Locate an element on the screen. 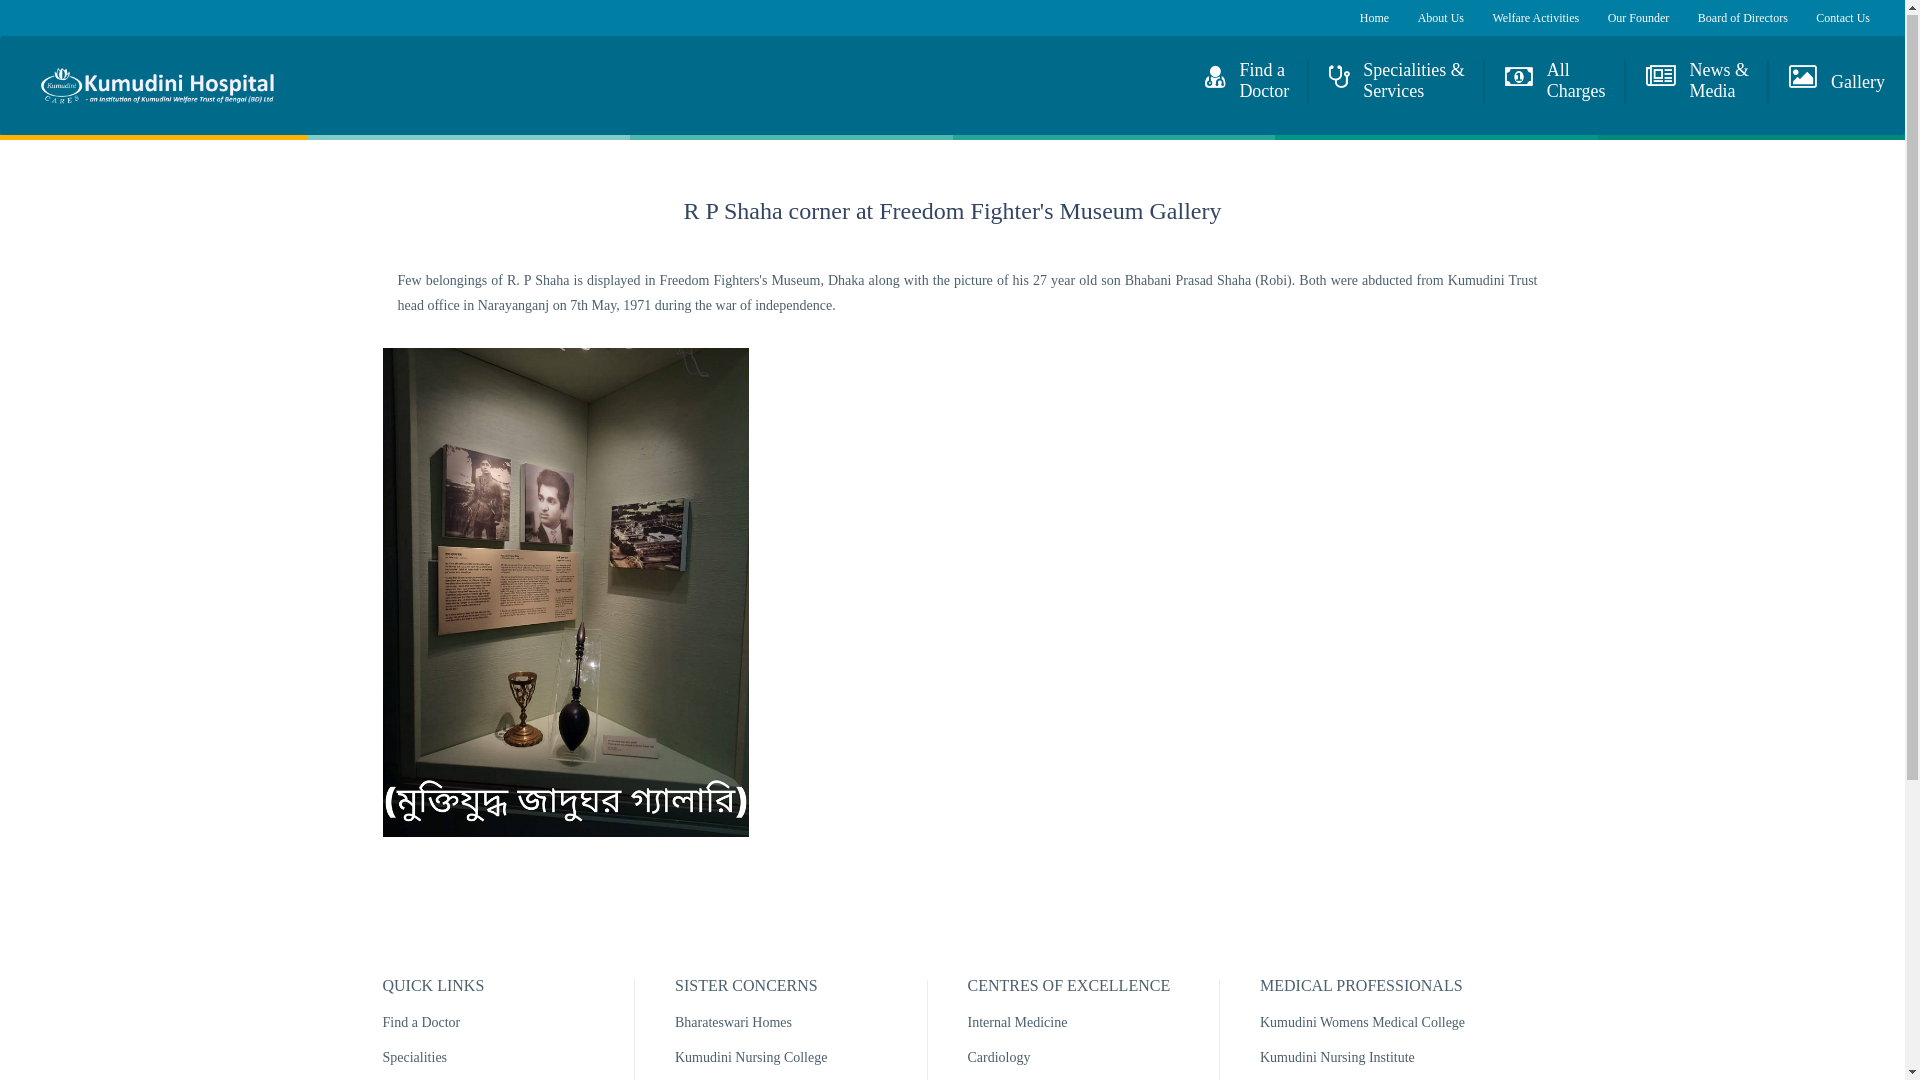 The height and width of the screenshot is (1080, 1920). 'Contact Us' is located at coordinates (1815, 19).